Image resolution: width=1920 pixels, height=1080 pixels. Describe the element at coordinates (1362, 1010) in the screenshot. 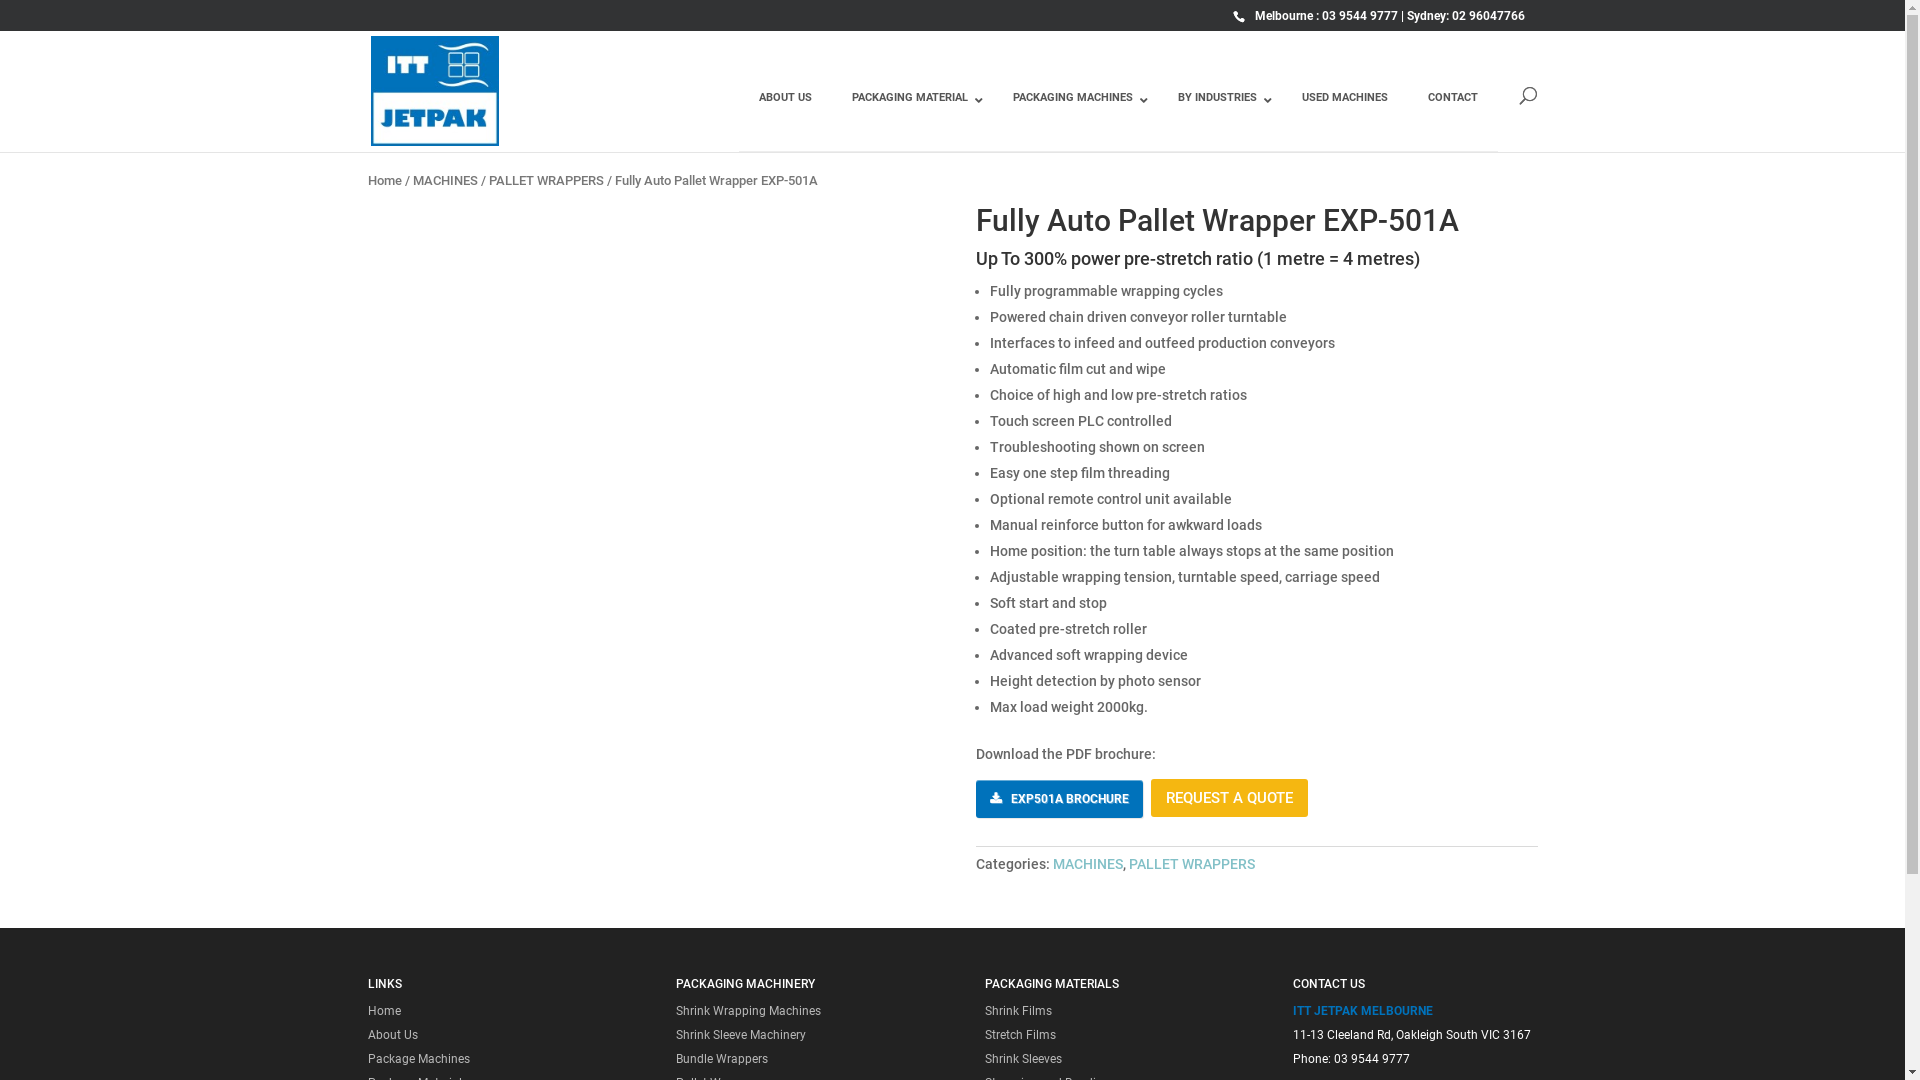

I see `'ITT JETPAK MELBOURNE'` at that location.